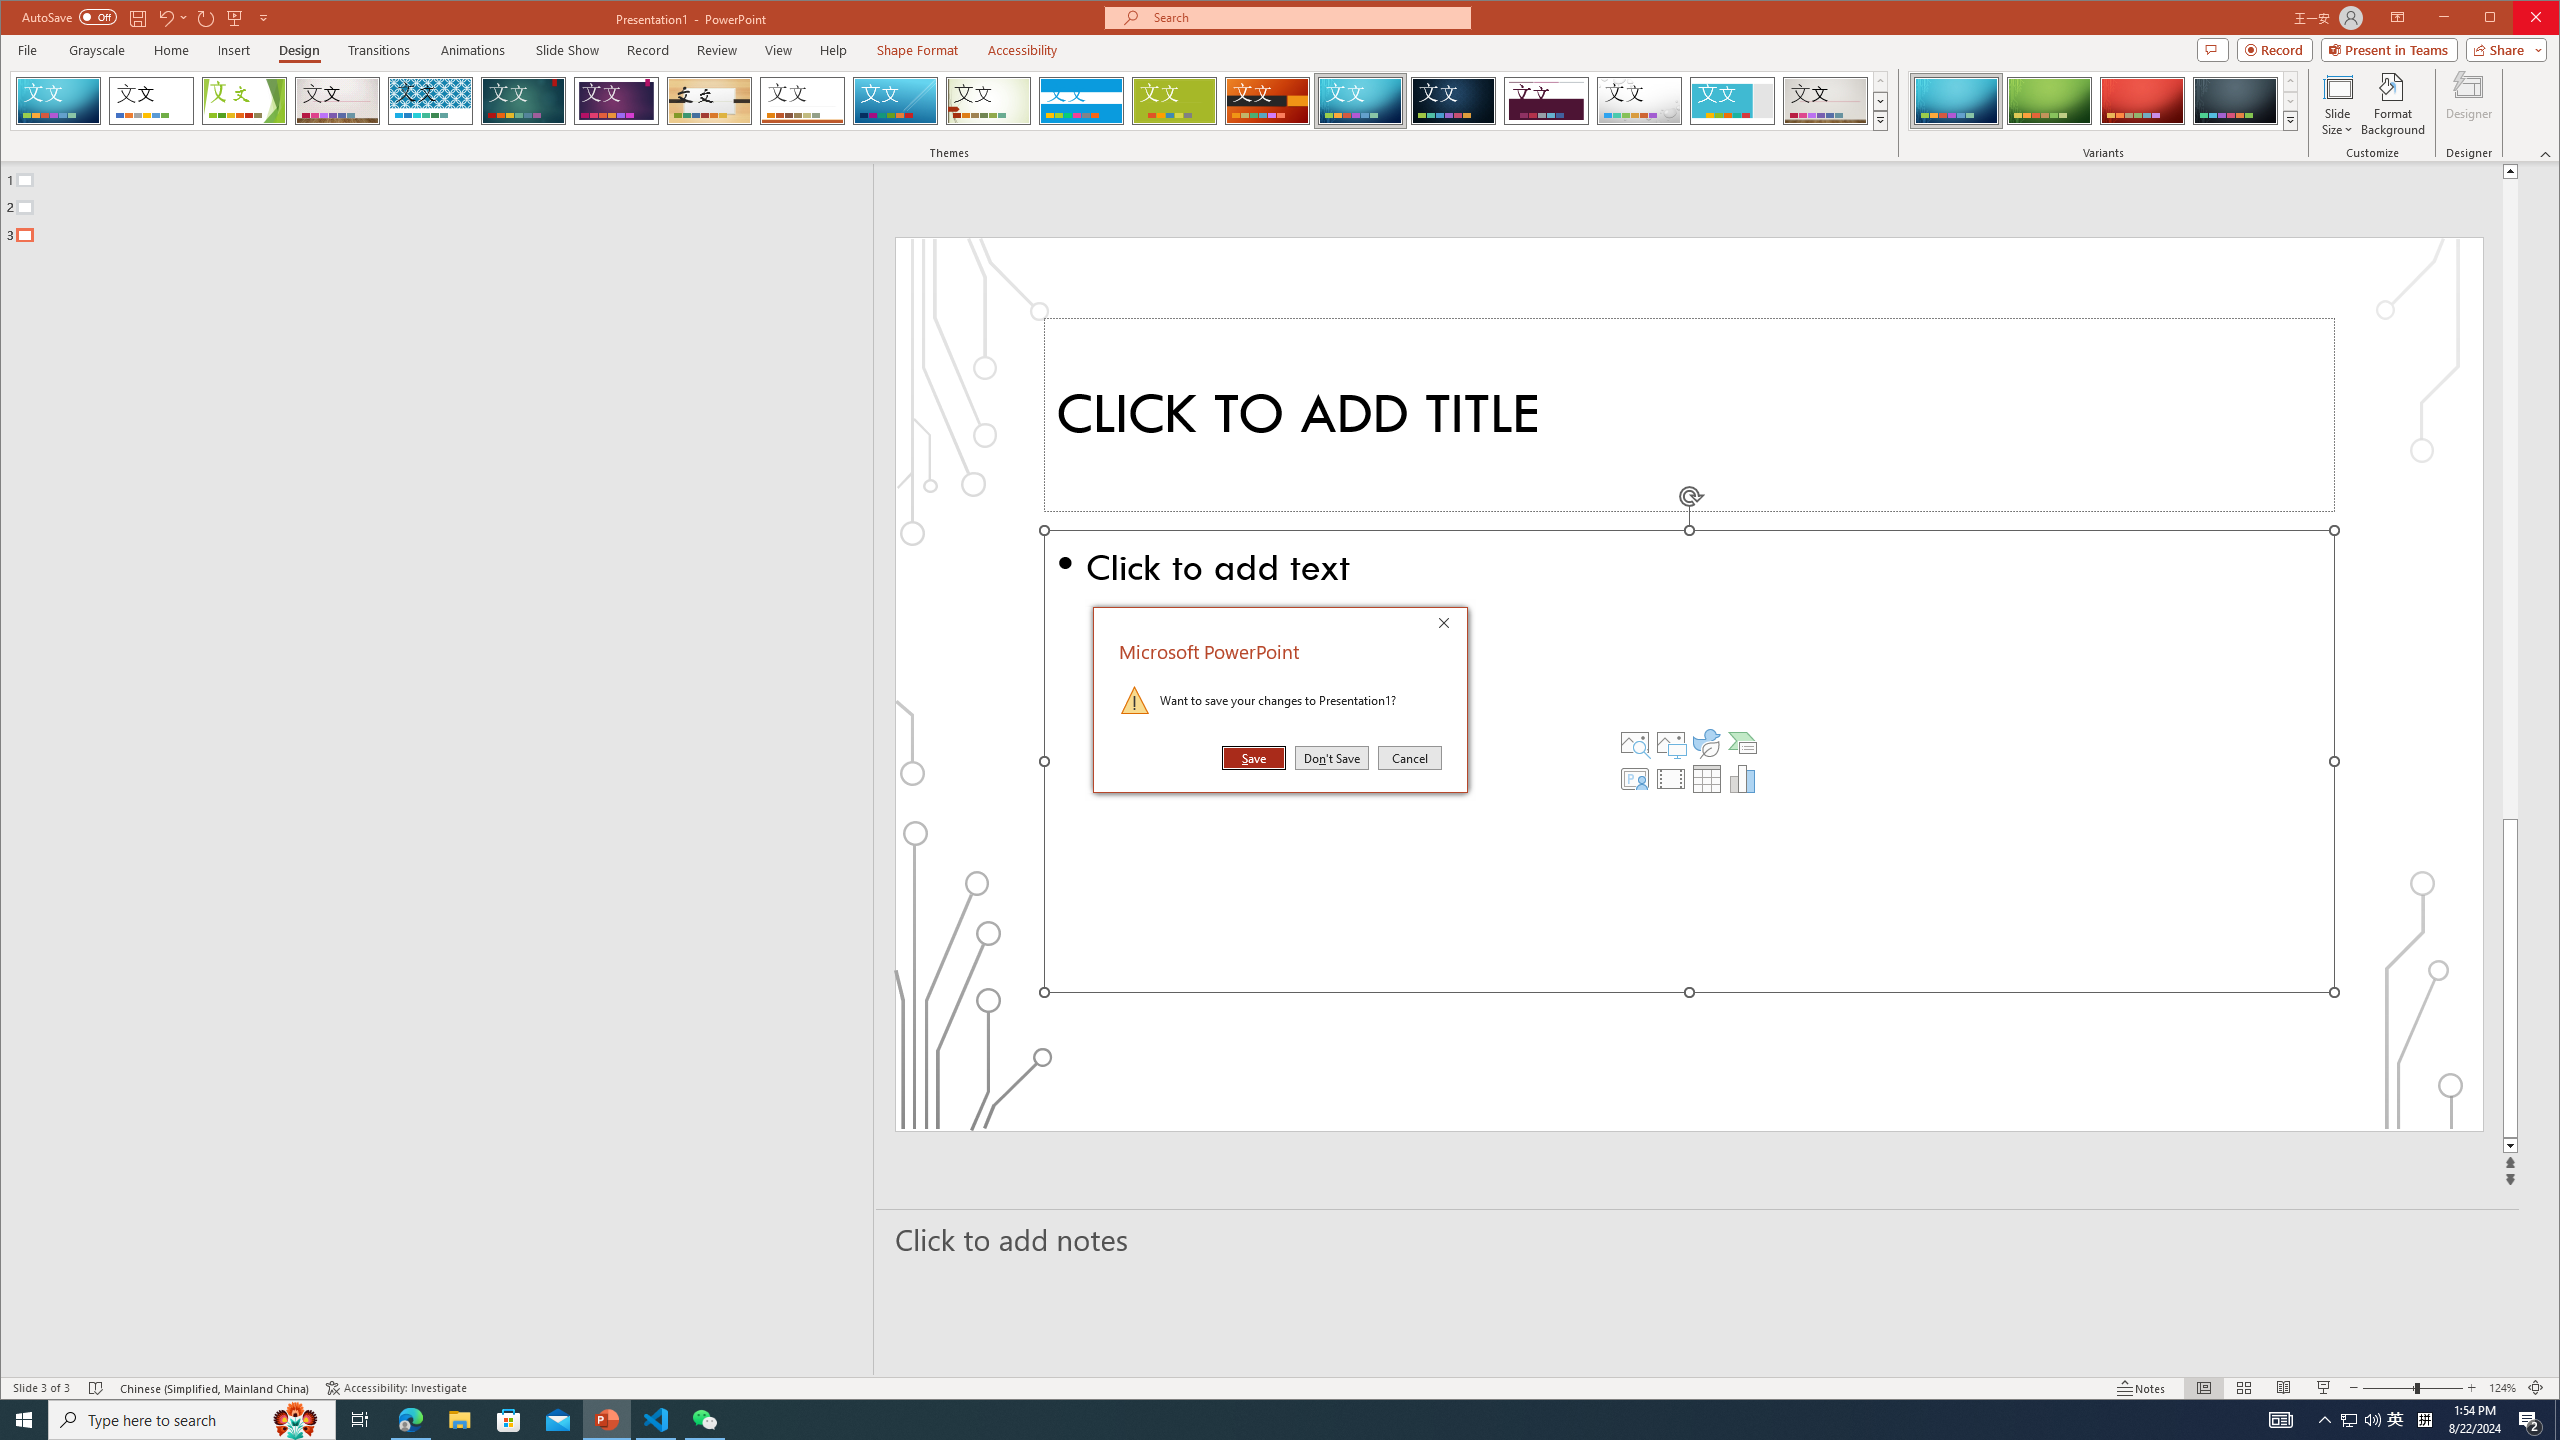  Describe the element at coordinates (917, 49) in the screenshot. I see `'Shape Format'` at that location.